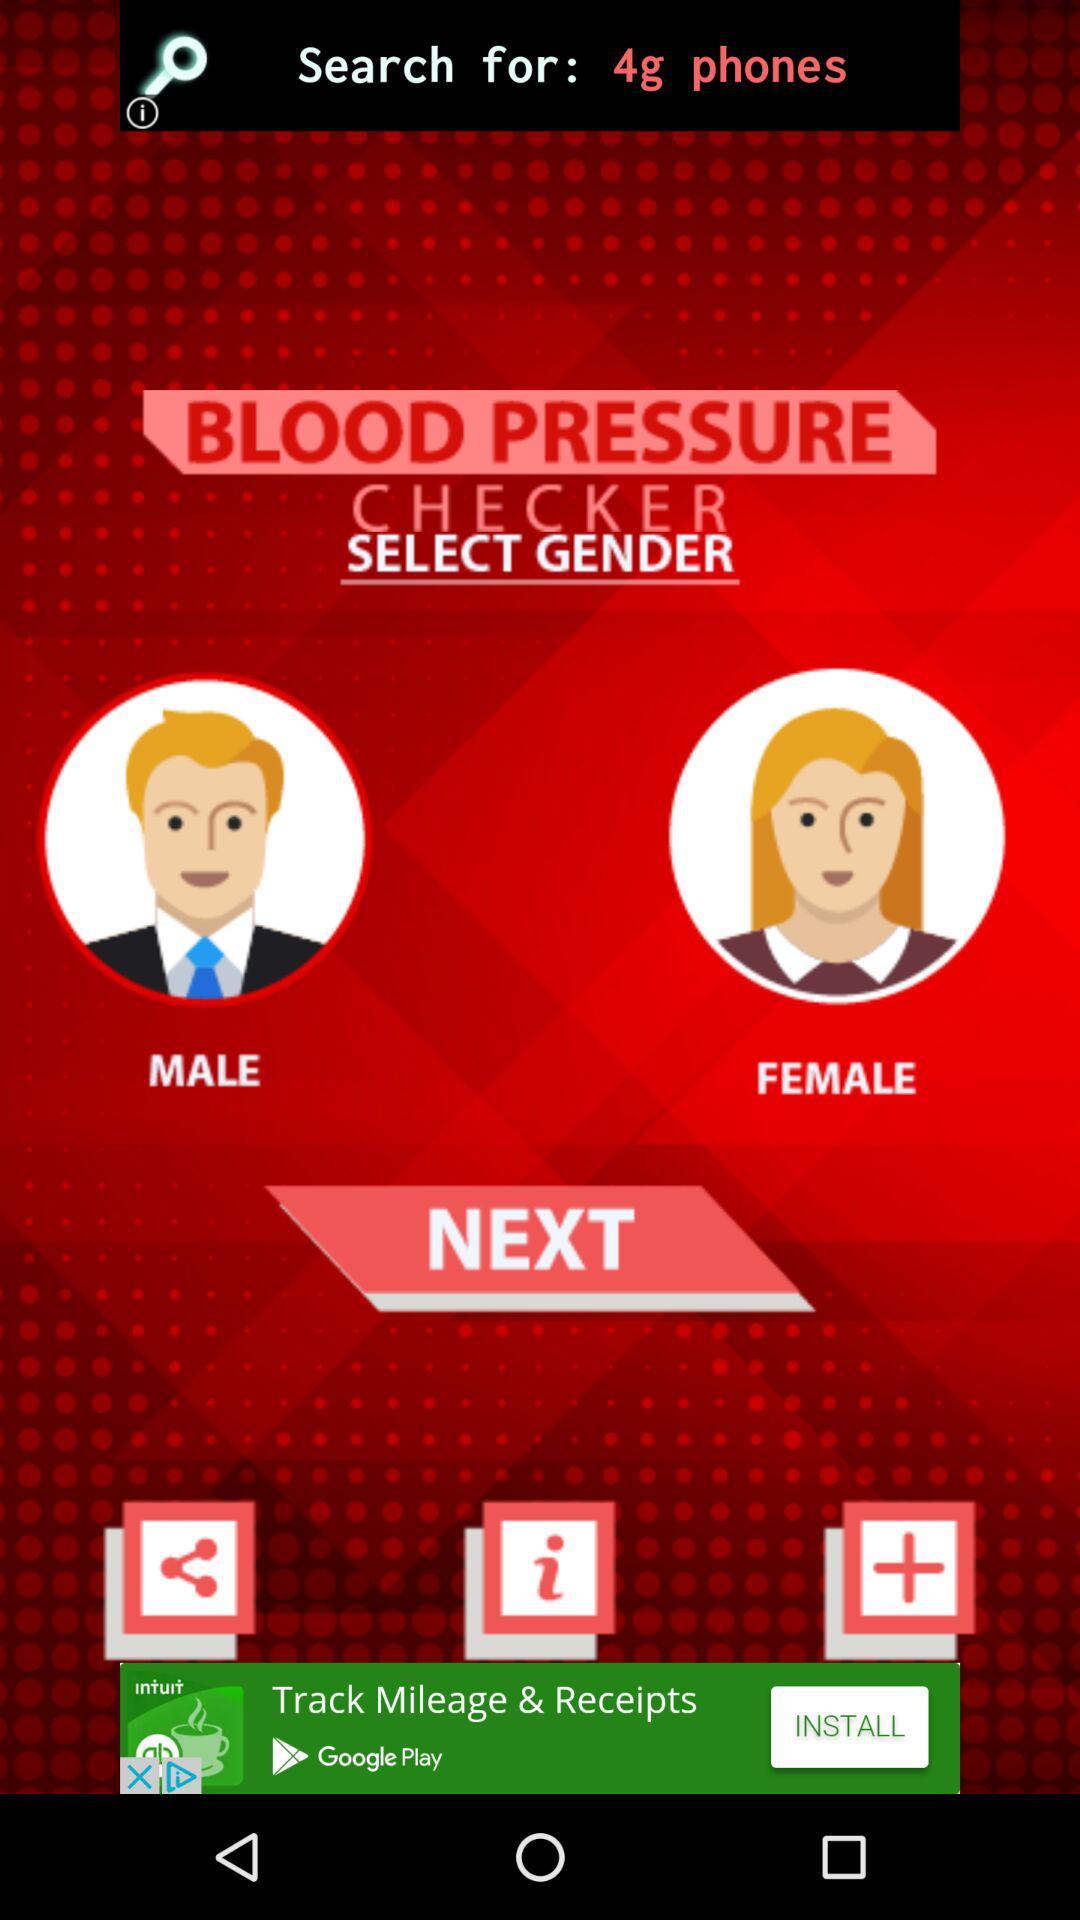  What do you see at coordinates (538, 1689) in the screenshot?
I see `the info icon` at bounding box center [538, 1689].